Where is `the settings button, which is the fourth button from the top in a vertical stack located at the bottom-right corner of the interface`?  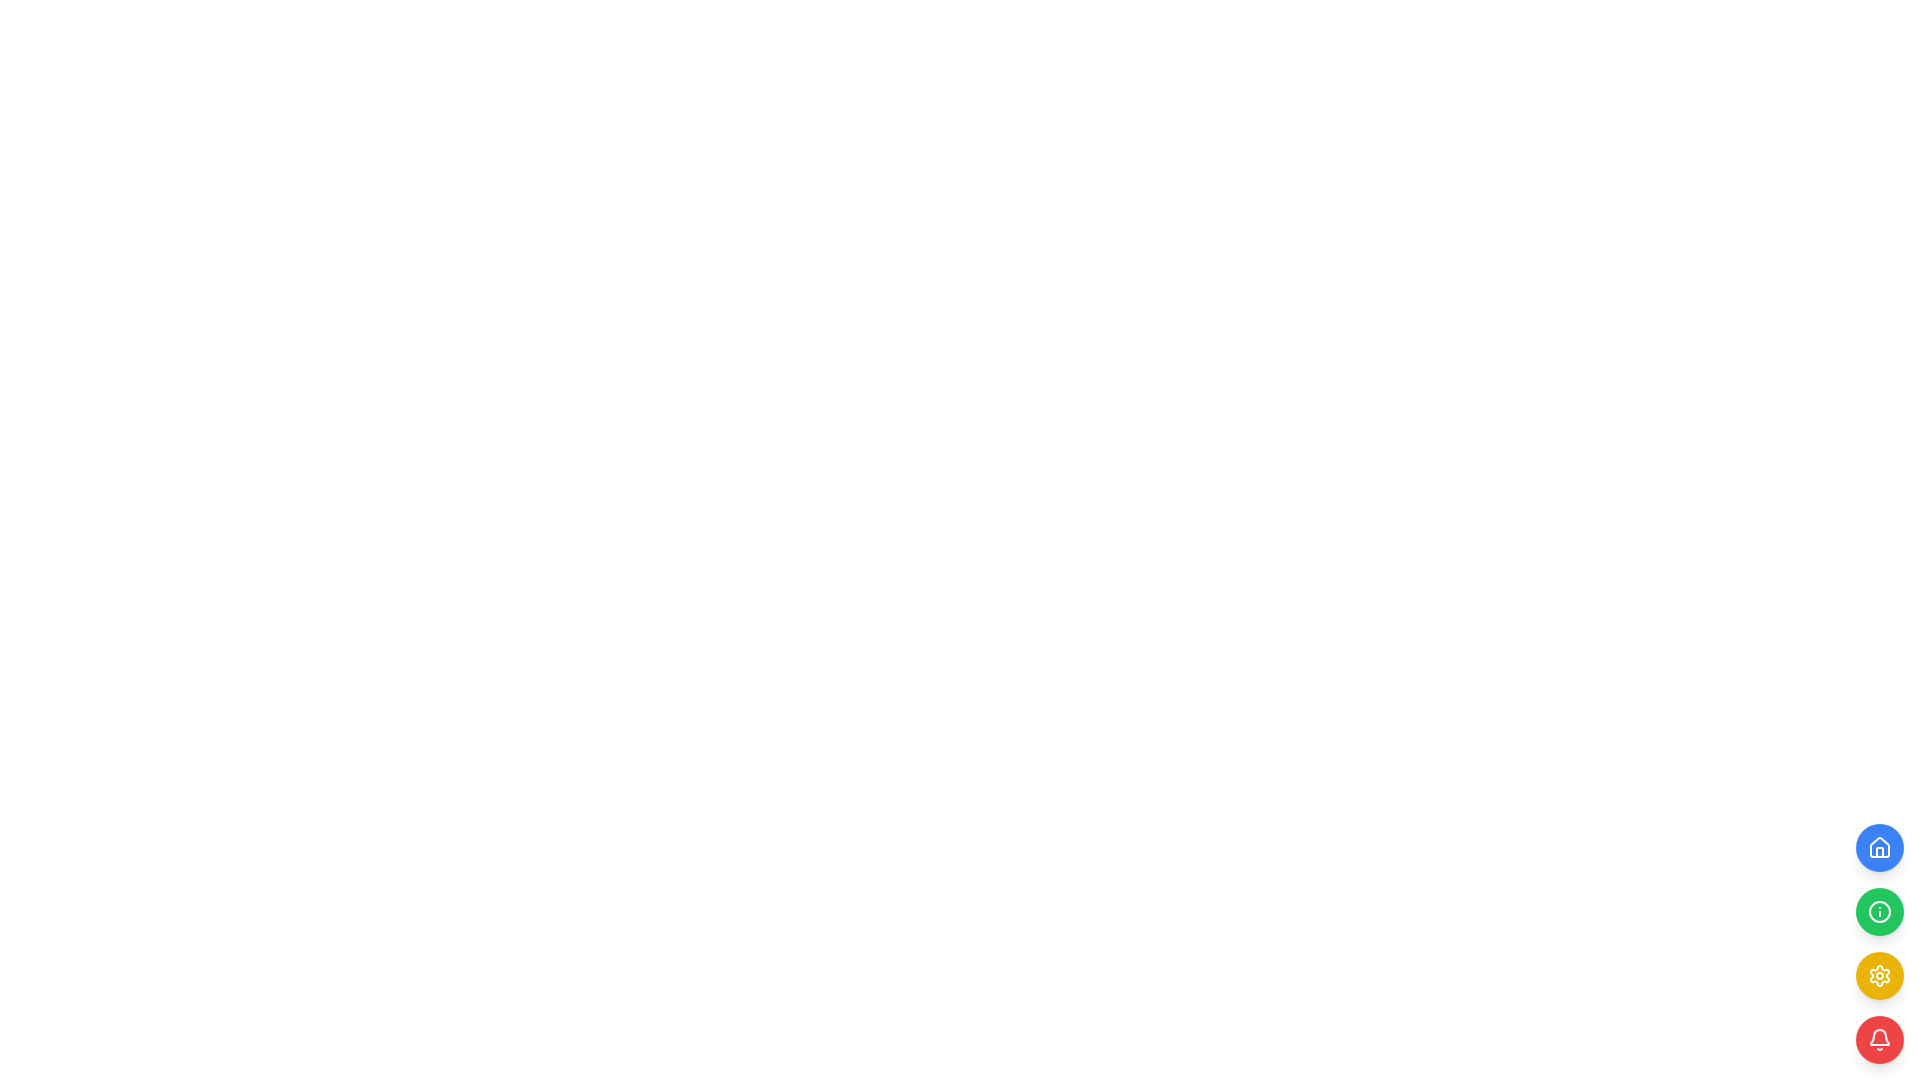 the settings button, which is the fourth button from the top in a vertical stack located at the bottom-right corner of the interface is located at coordinates (1879, 974).